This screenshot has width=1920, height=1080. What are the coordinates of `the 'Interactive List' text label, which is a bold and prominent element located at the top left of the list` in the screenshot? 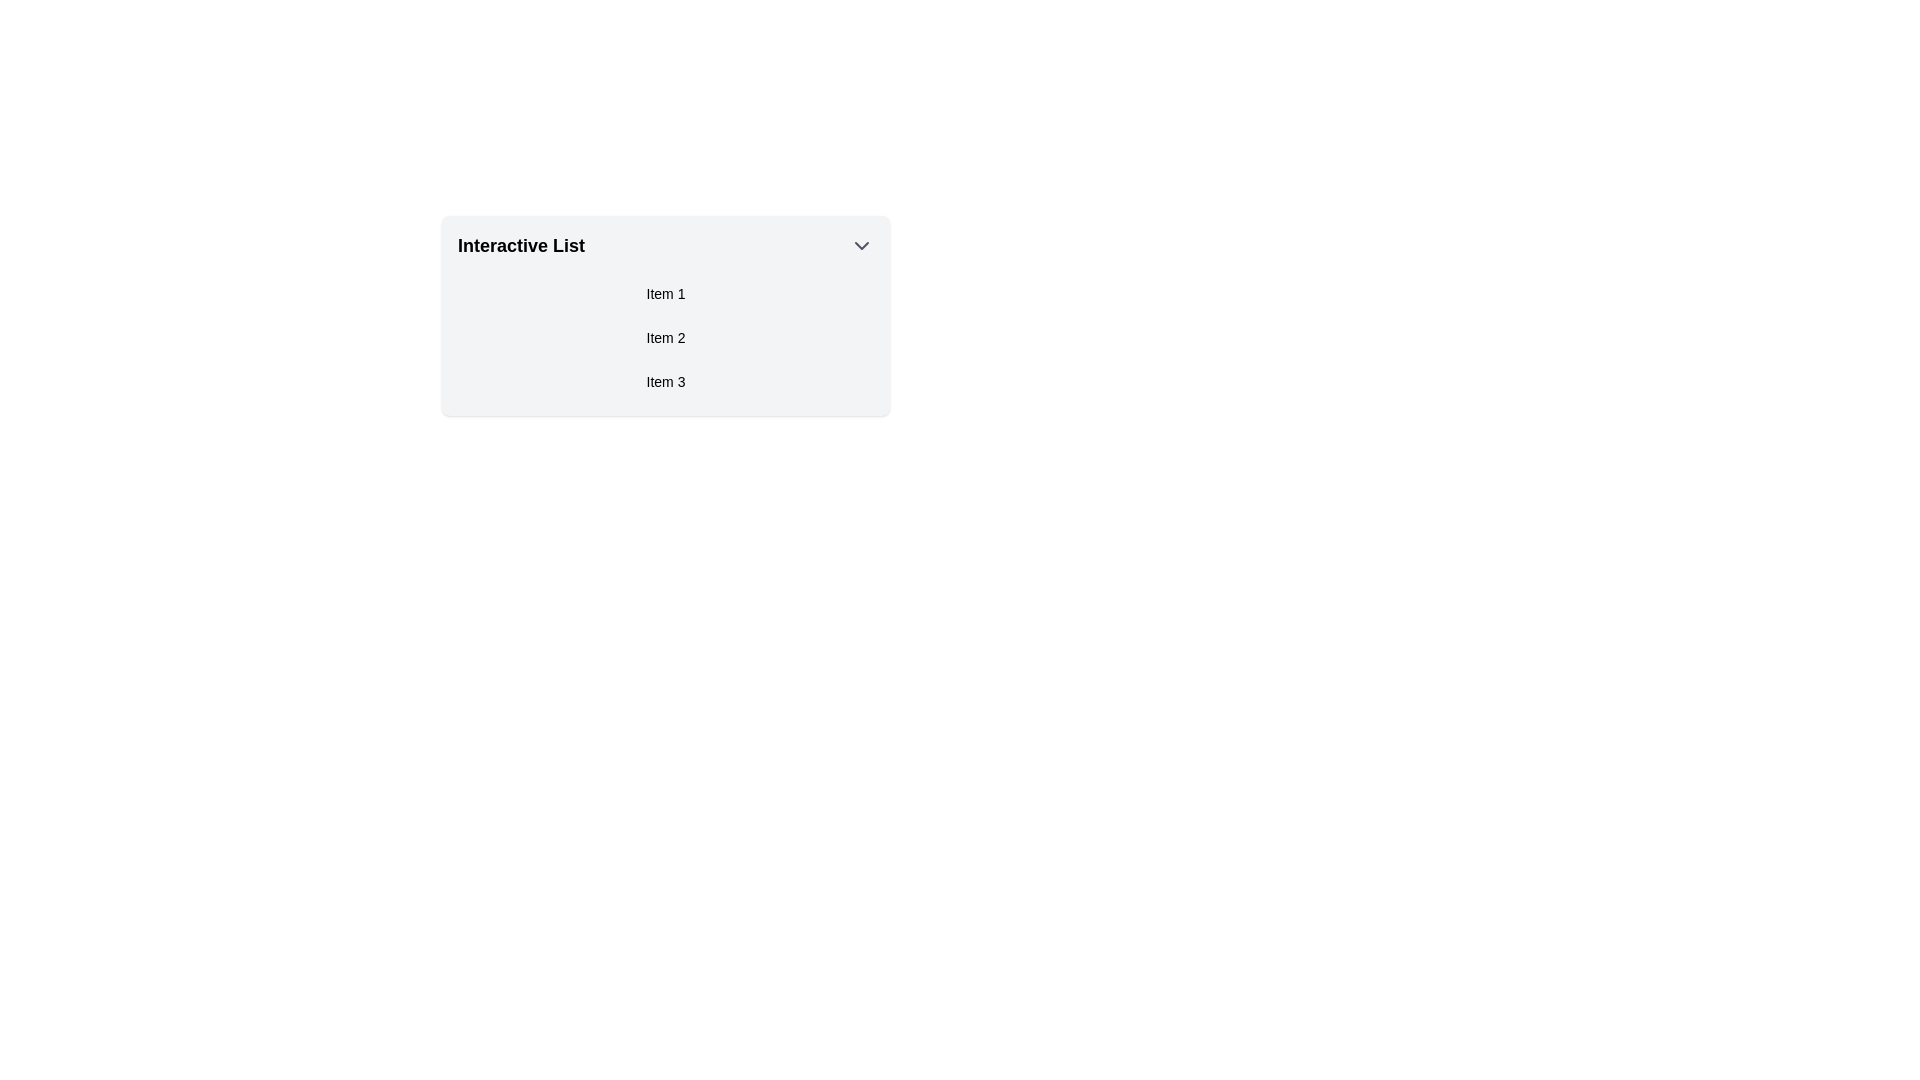 It's located at (521, 245).